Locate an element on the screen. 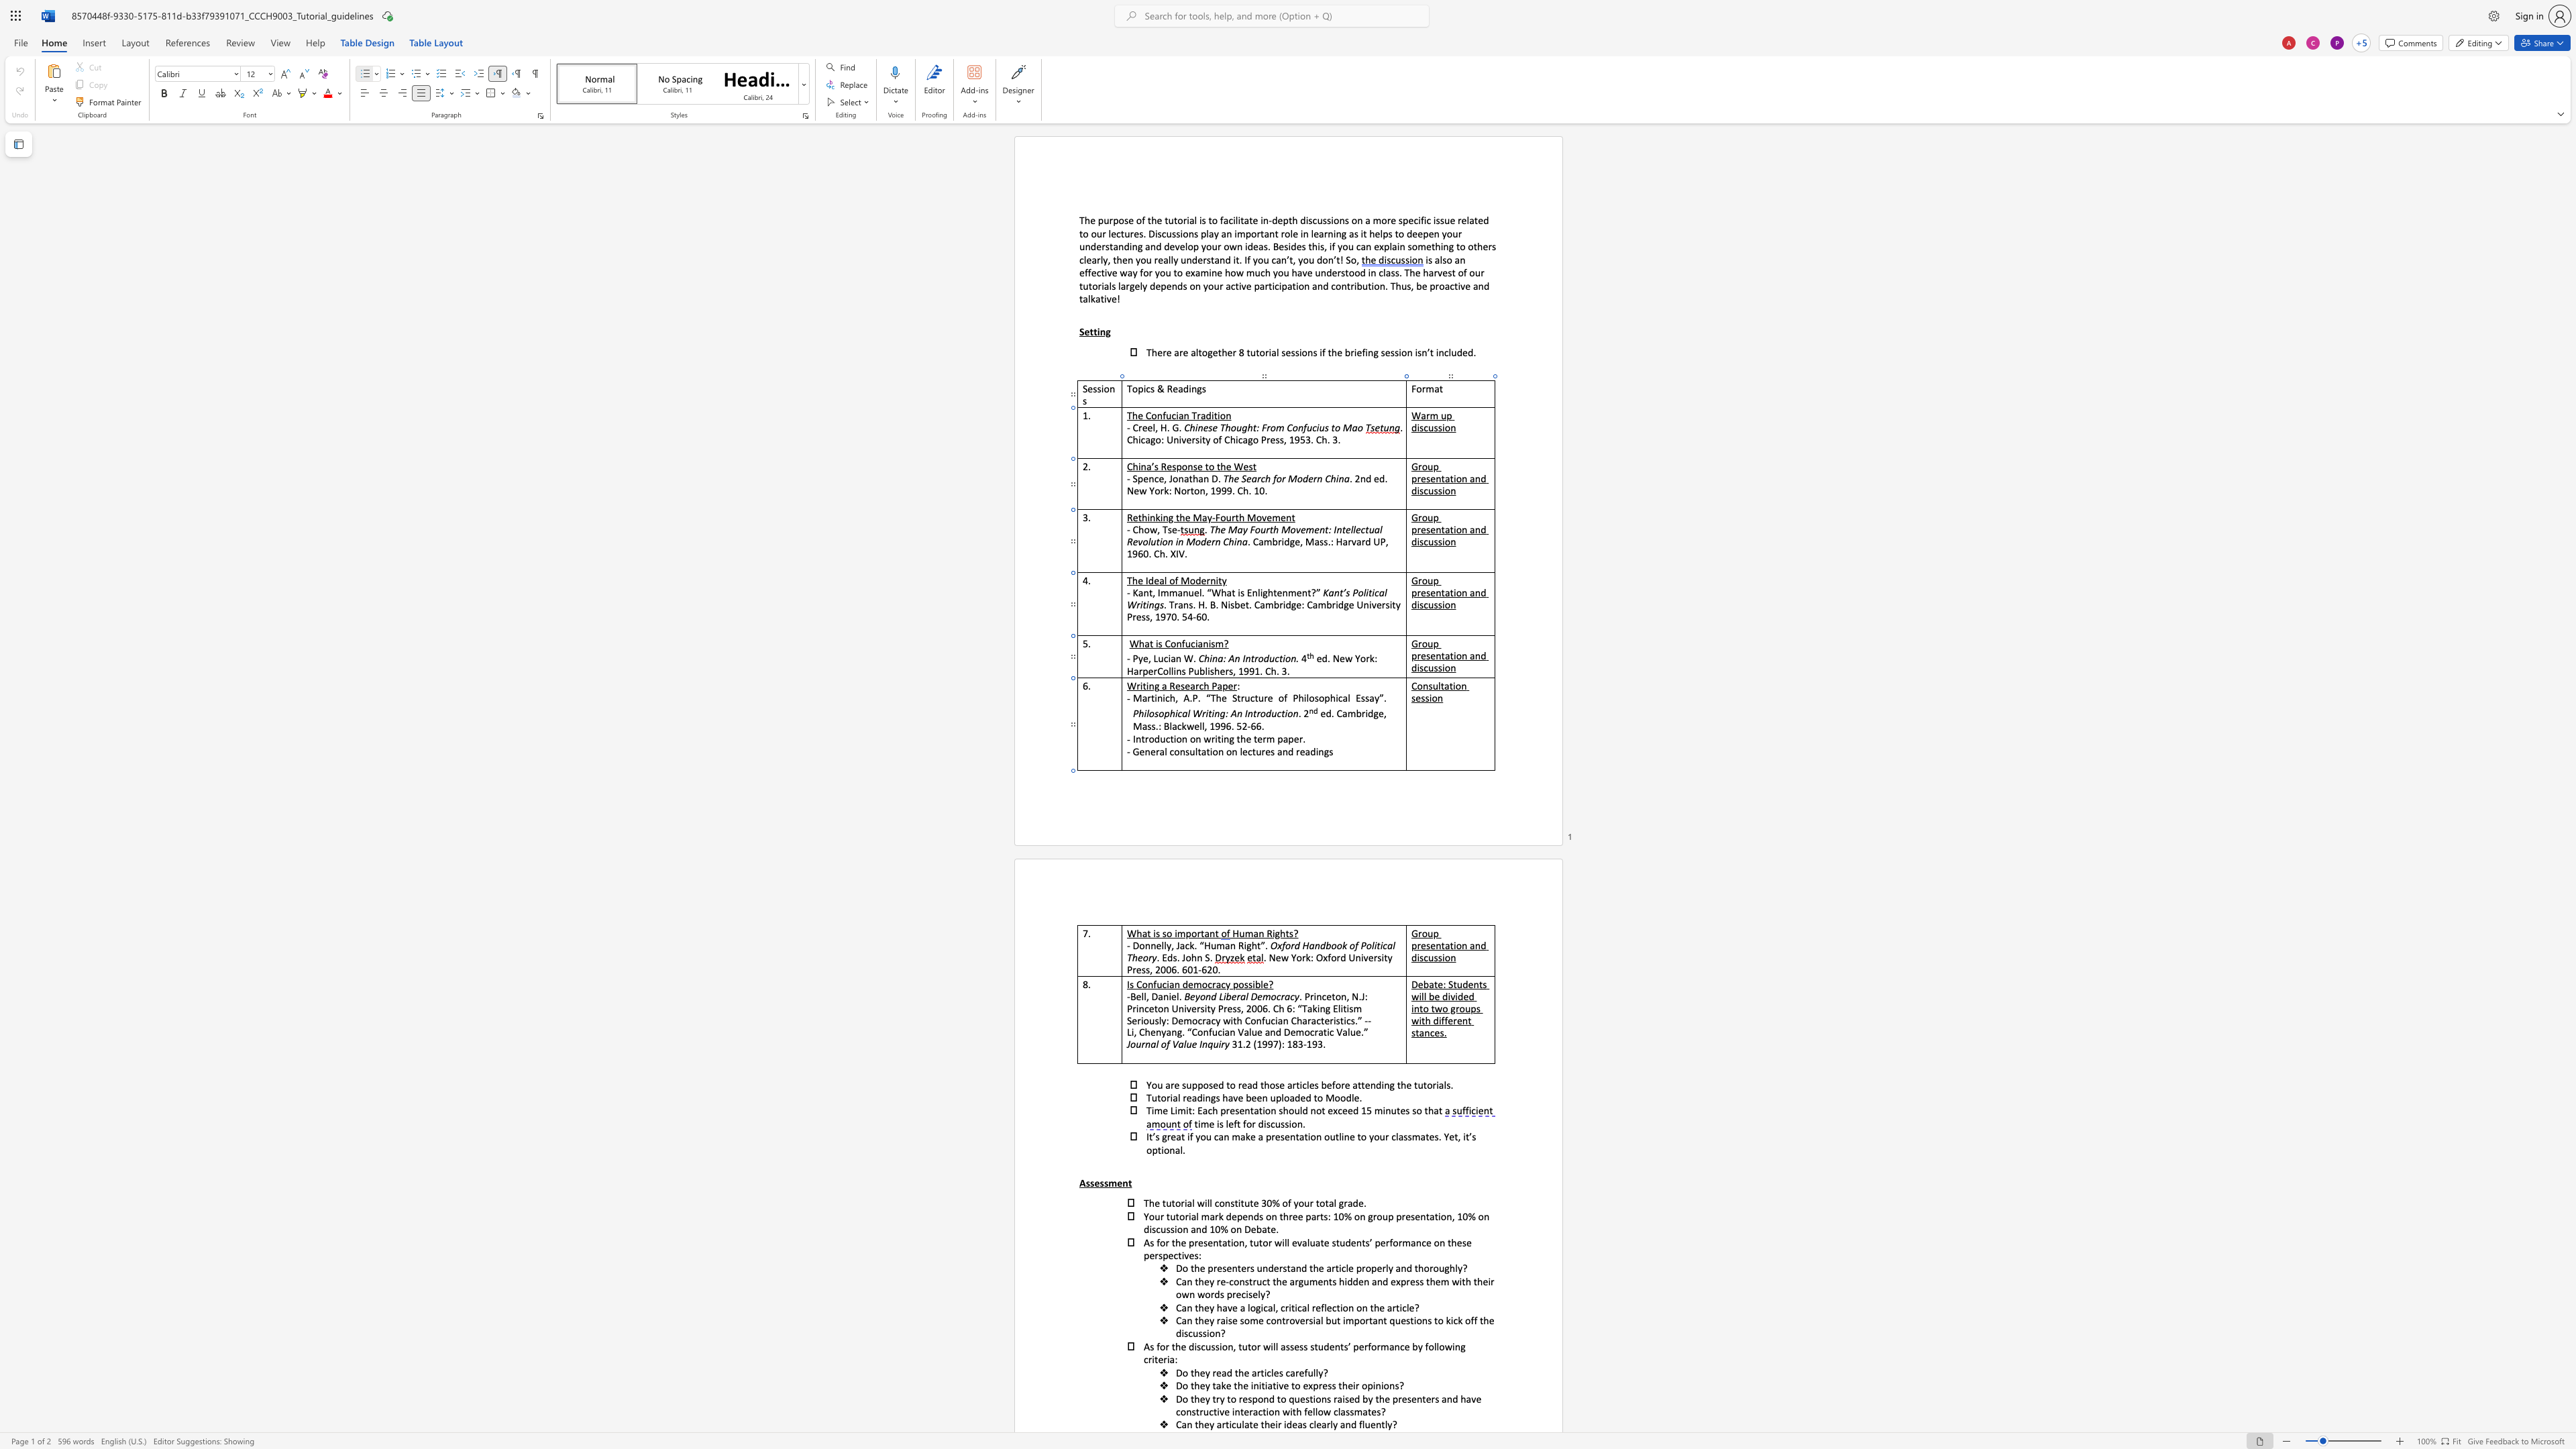 This screenshot has height=1449, width=2576. the space between the continuous character "s" and "?" in the text is located at coordinates (1293, 933).